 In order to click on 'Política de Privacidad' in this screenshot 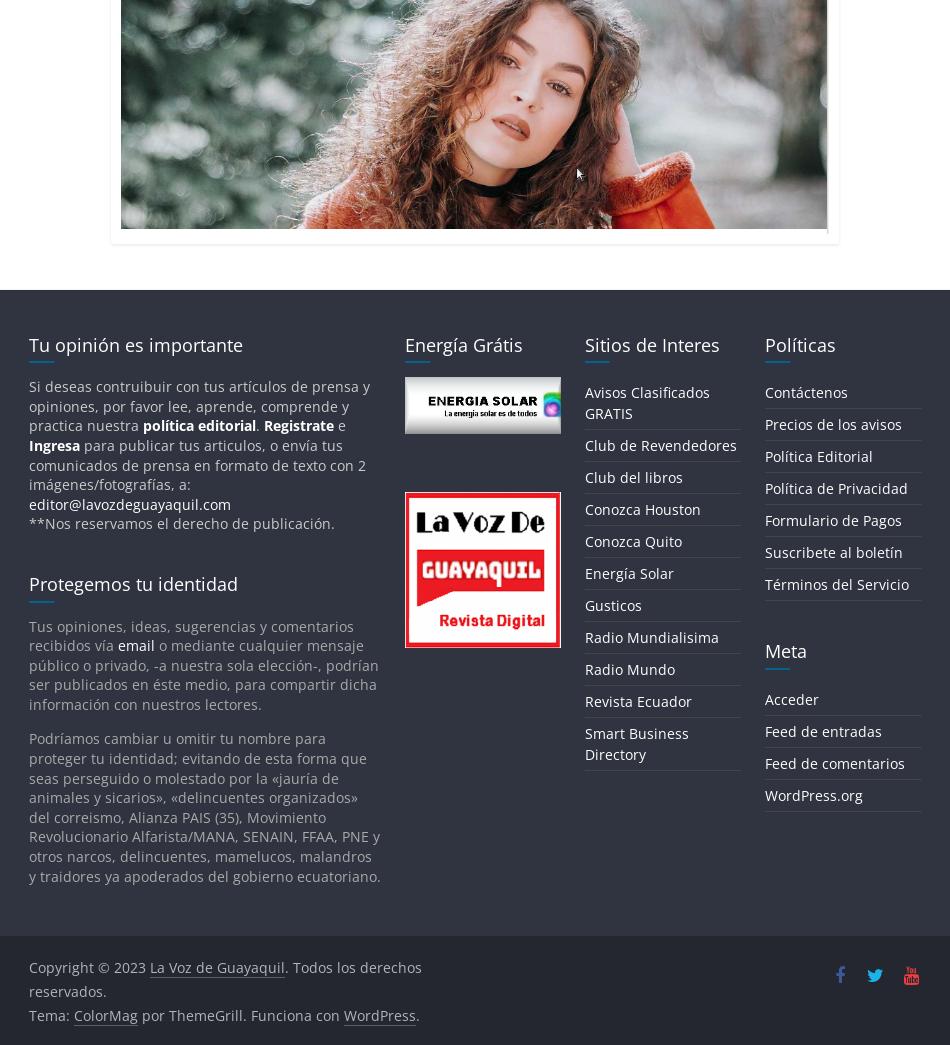, I will do `click(834, 487)`.